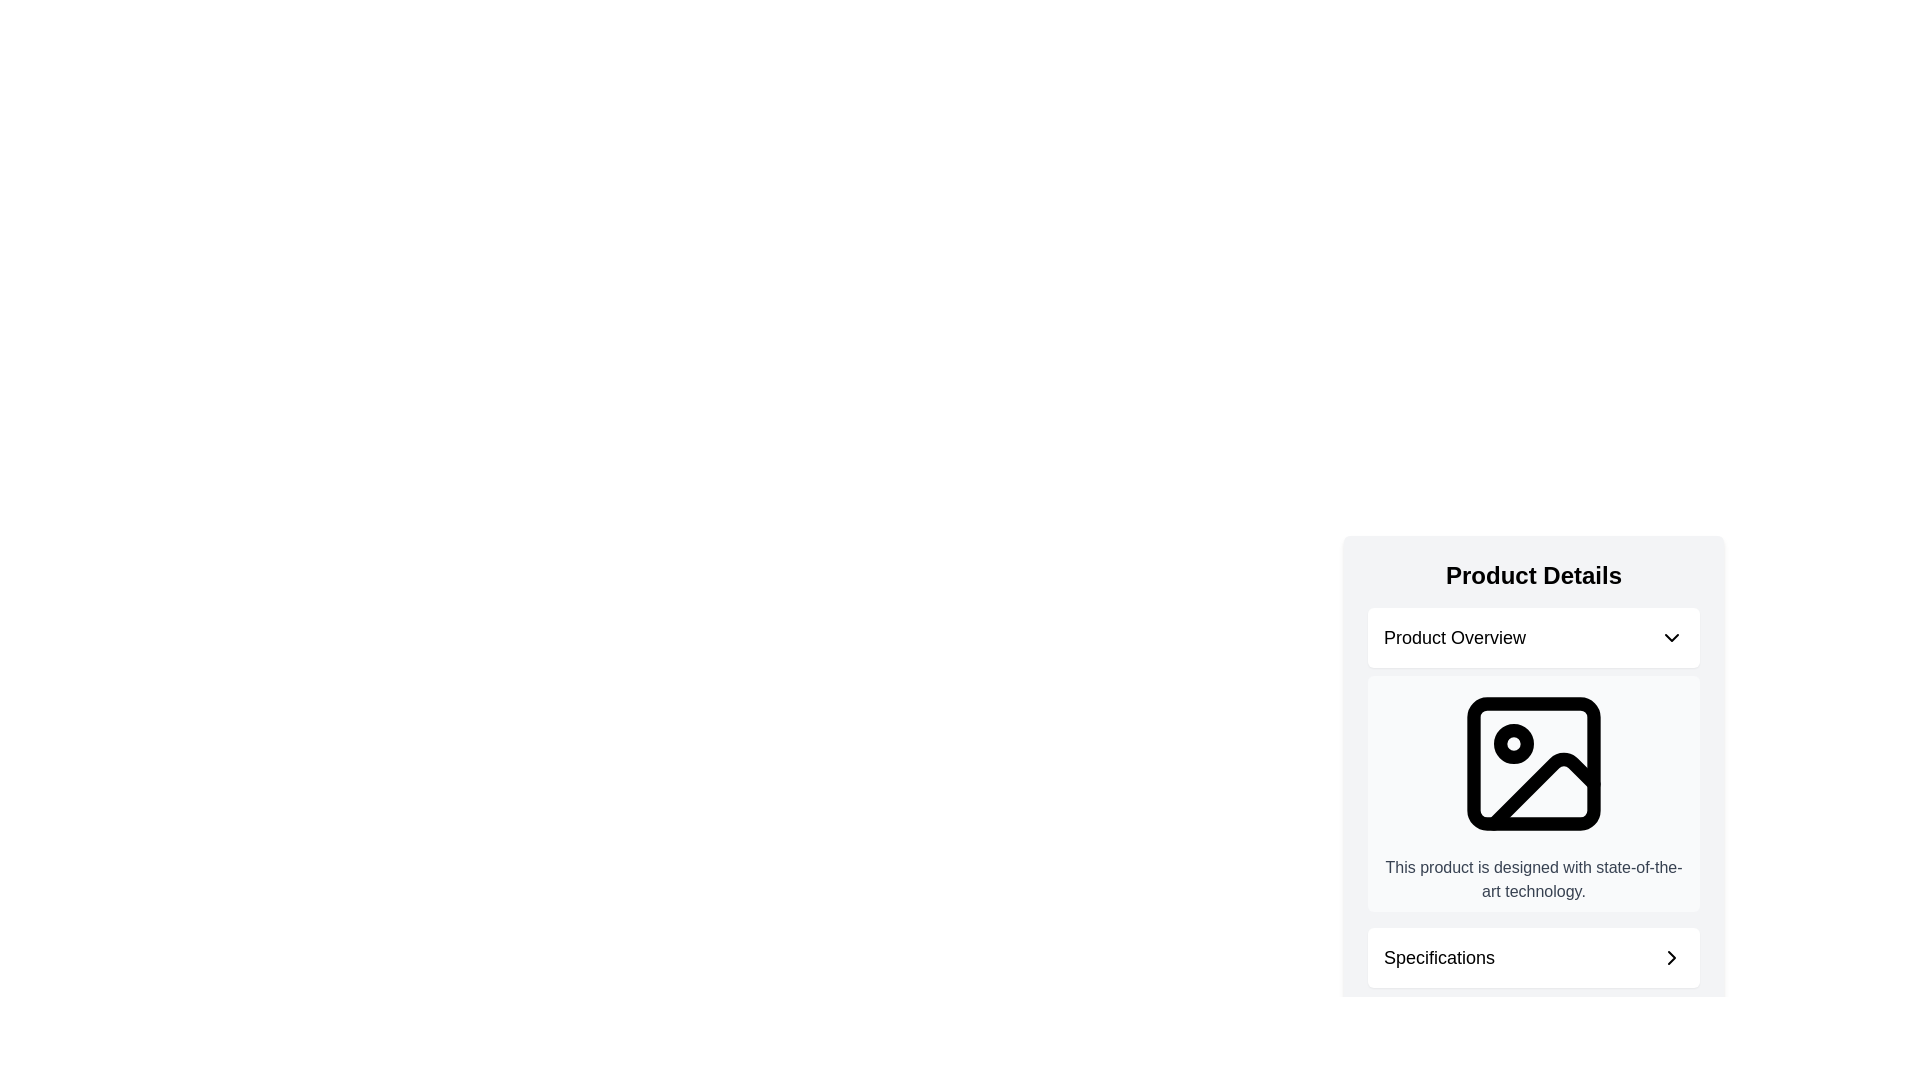 Image resolution: width=1920 pixels, height=1080 pixels. What do you see at coordinates (1438, 956) in the screenshot?
I see `'Specifications' label, which is a medium-sized, bold text element located in the 'Product Details' section, positioned to the left of a rightward arrow icon` at bounding box center [1438, 956].